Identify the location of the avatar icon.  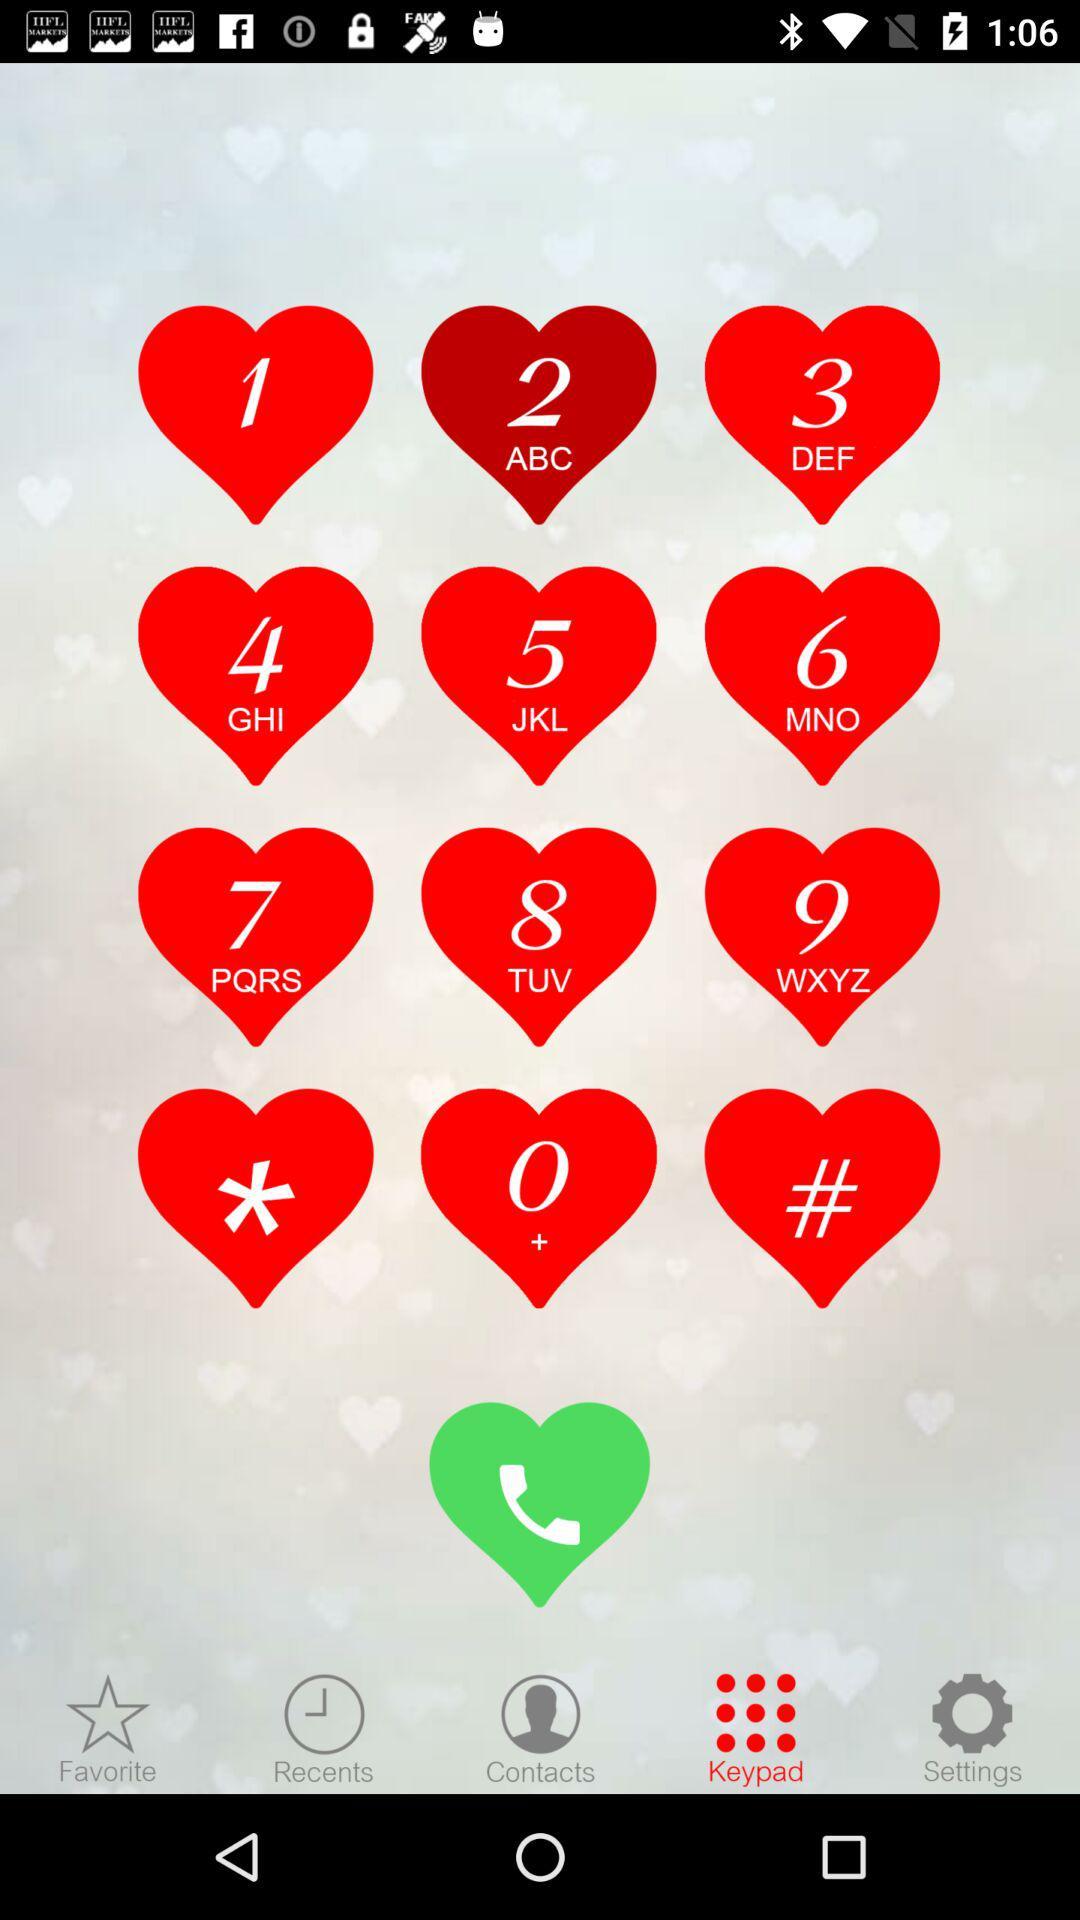
(540, 1728).